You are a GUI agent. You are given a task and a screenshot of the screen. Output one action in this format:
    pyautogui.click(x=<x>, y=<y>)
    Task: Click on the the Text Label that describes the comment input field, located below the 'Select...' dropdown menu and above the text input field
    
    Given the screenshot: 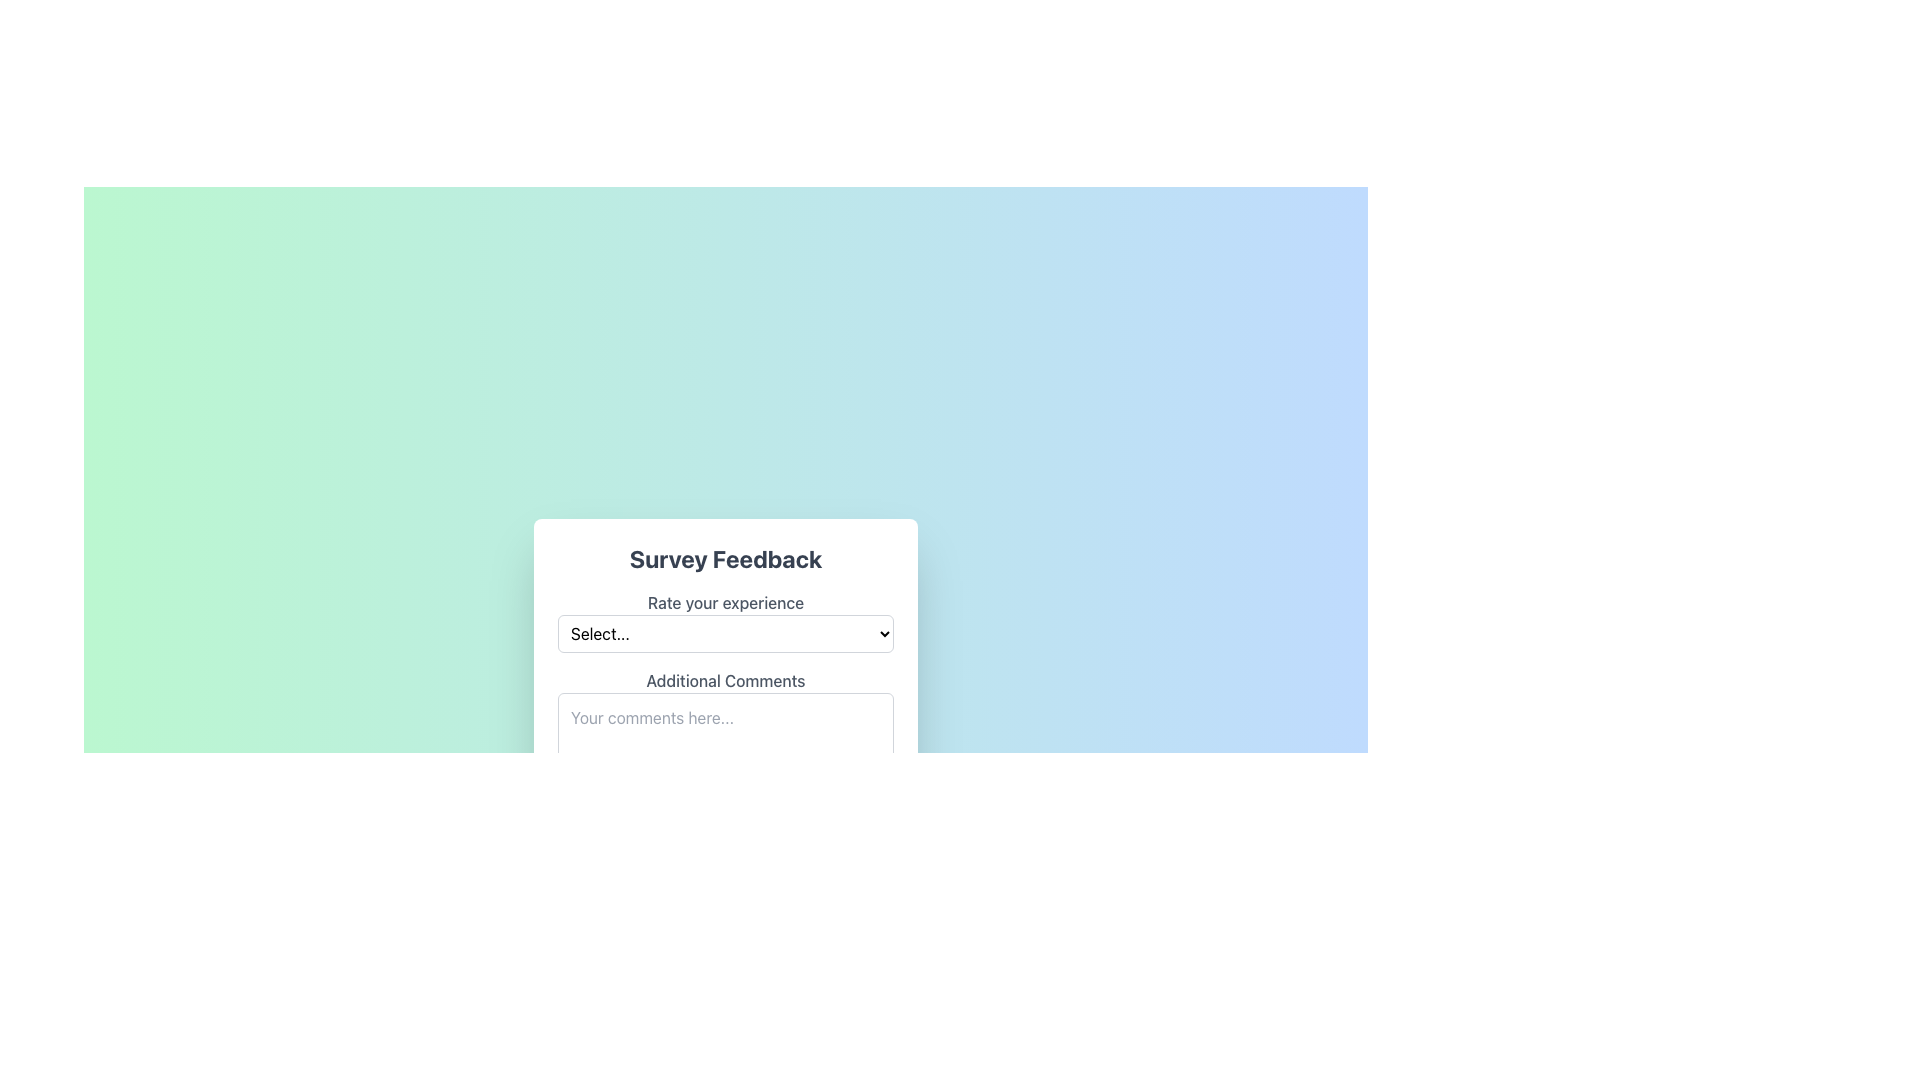 What is the action you would take?
    pyautogui.click(x=724, y=680)
    